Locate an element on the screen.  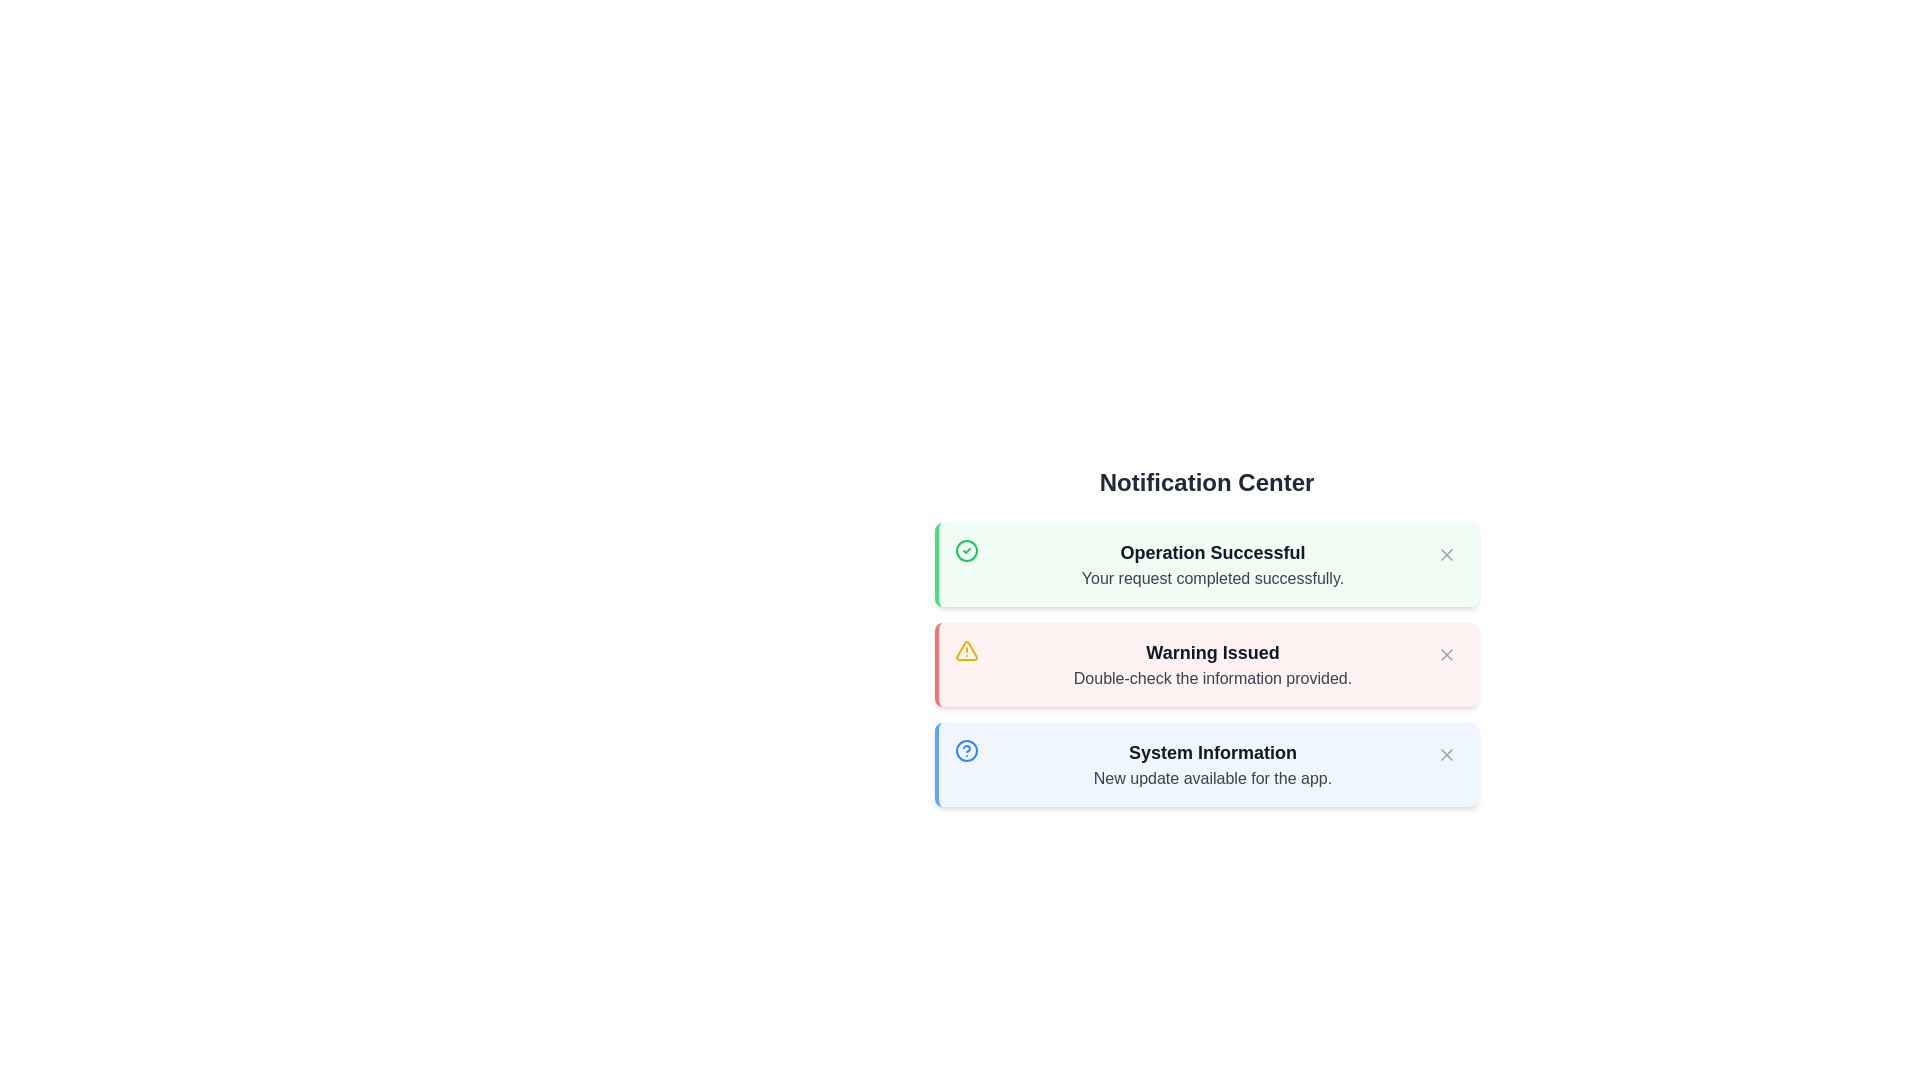
the static text element that reads 'New update available for the app.', which is located beneath the header 'System Information' is located at coordinates (1212, 778).